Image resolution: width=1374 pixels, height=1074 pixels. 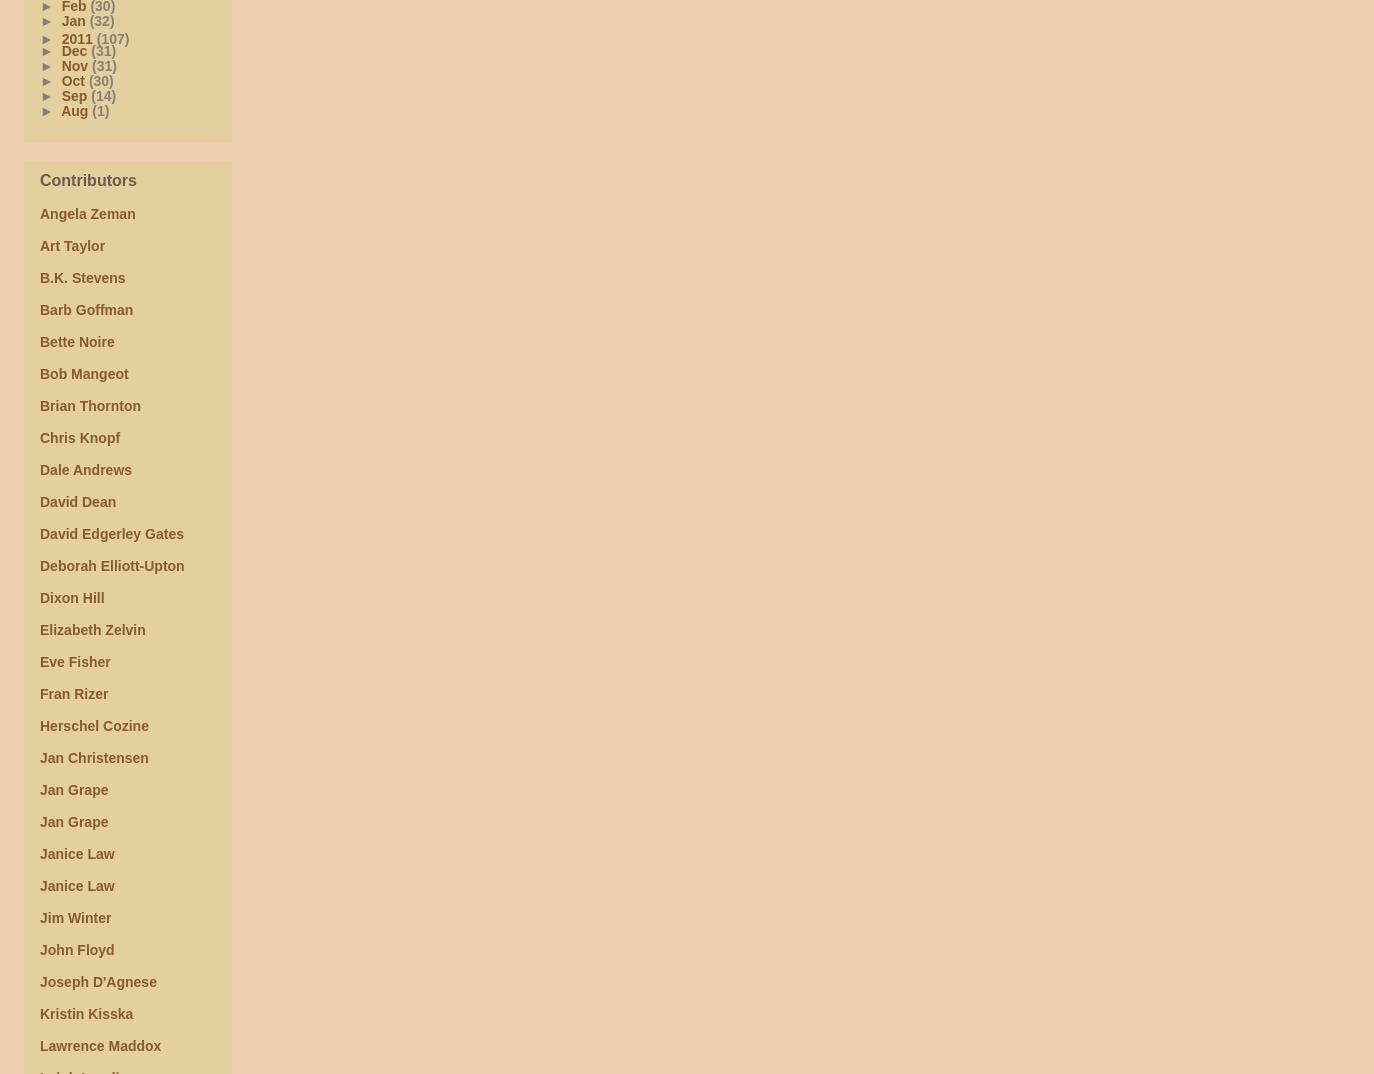 I want to click on 'B.K. Stevens', so click(x=81, y=277).